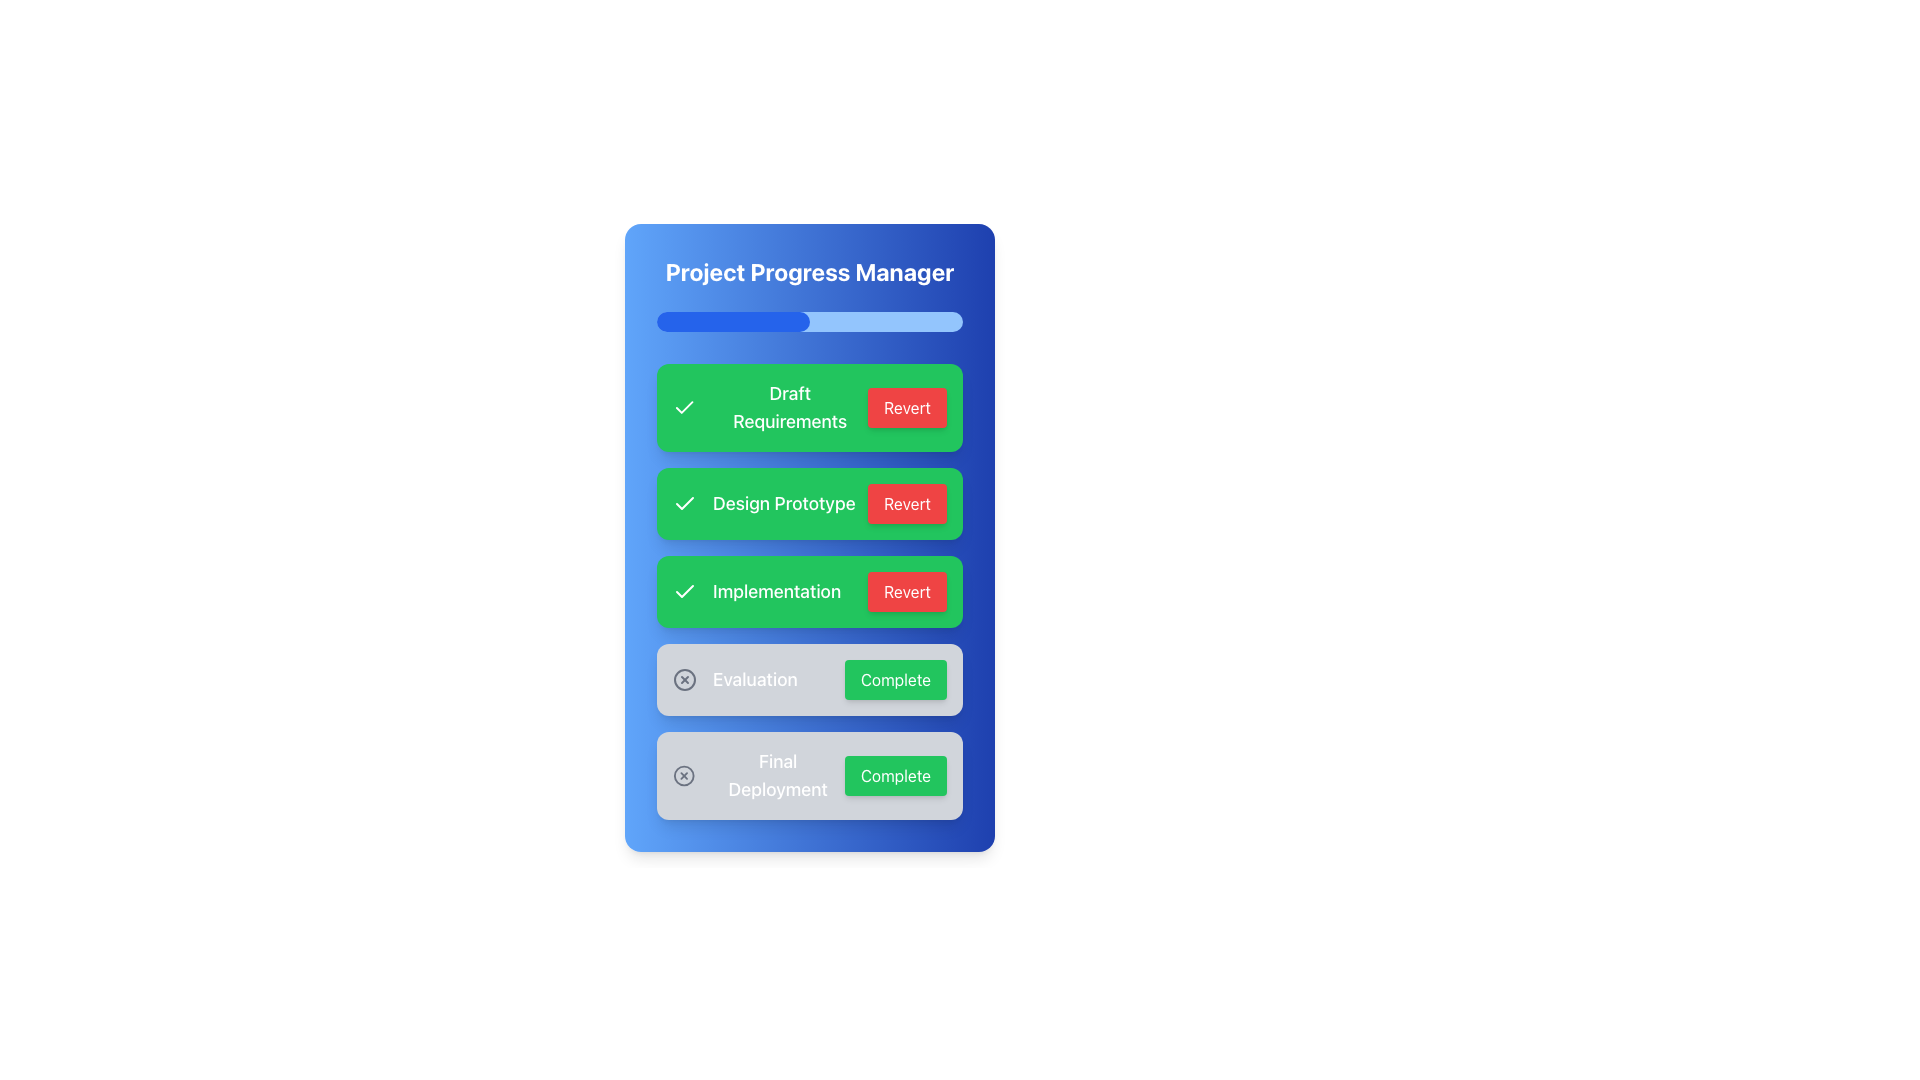 This screenshot has height=1080, width=1920. Describe the element at coordinates (685, 501) in the screenshot. I see `the small green checkmark icon located in the second row of the task list, immediately to the left of the 'Design Prototype' text label` at that location.